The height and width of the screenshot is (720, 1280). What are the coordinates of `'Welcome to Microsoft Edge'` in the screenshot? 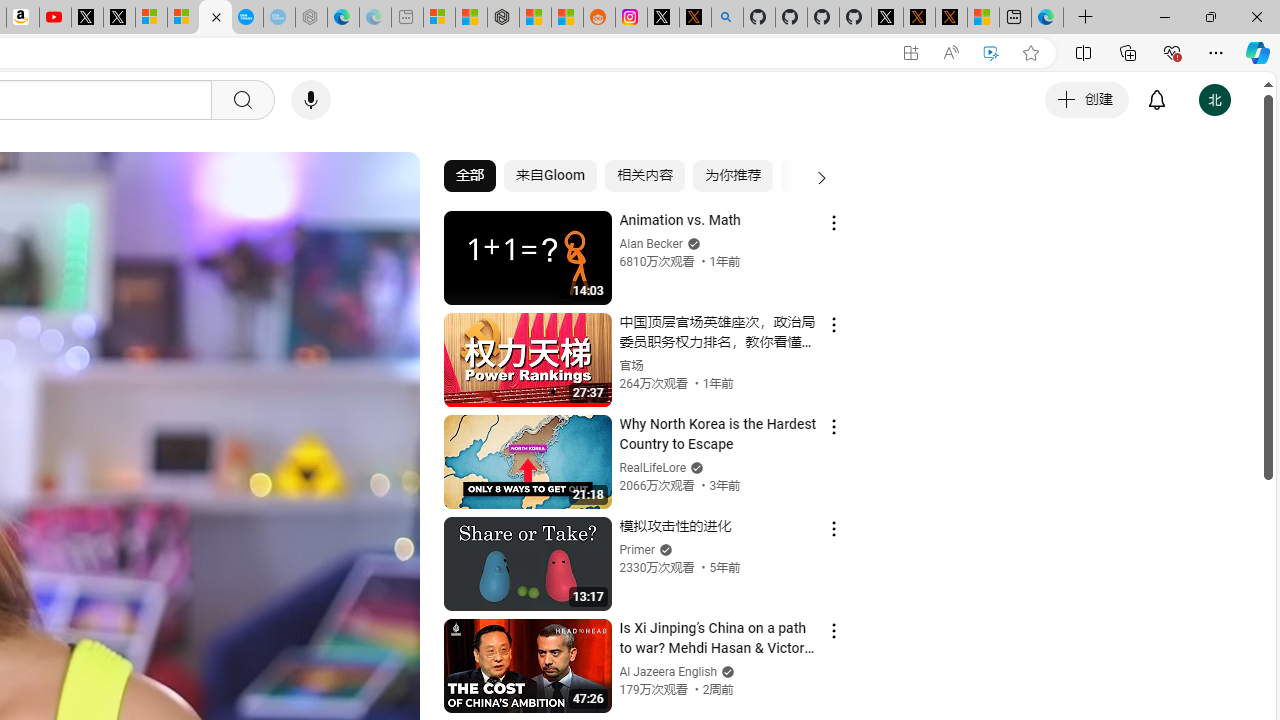 It's located at (1046, 17).